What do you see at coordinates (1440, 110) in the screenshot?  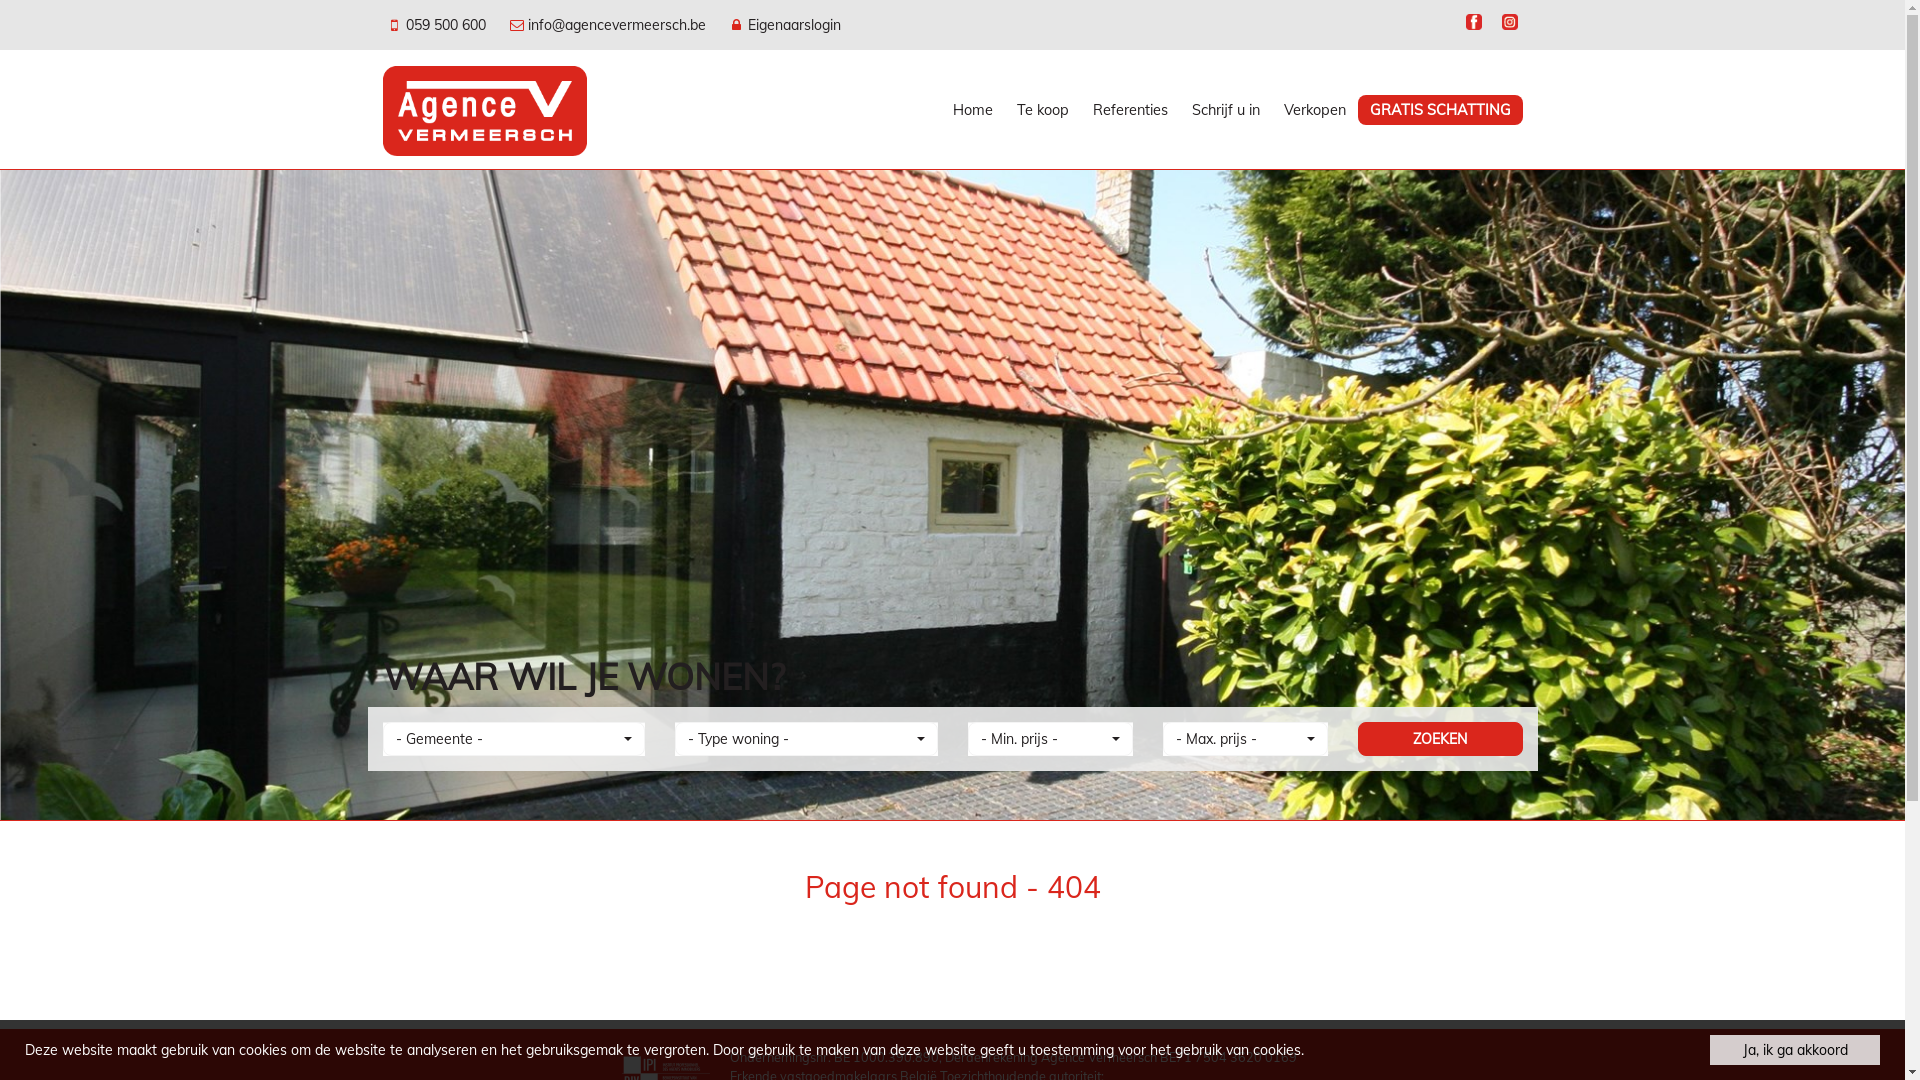 I see `'GRATIS SCHATTING'` at bounding box center [1440, 110].